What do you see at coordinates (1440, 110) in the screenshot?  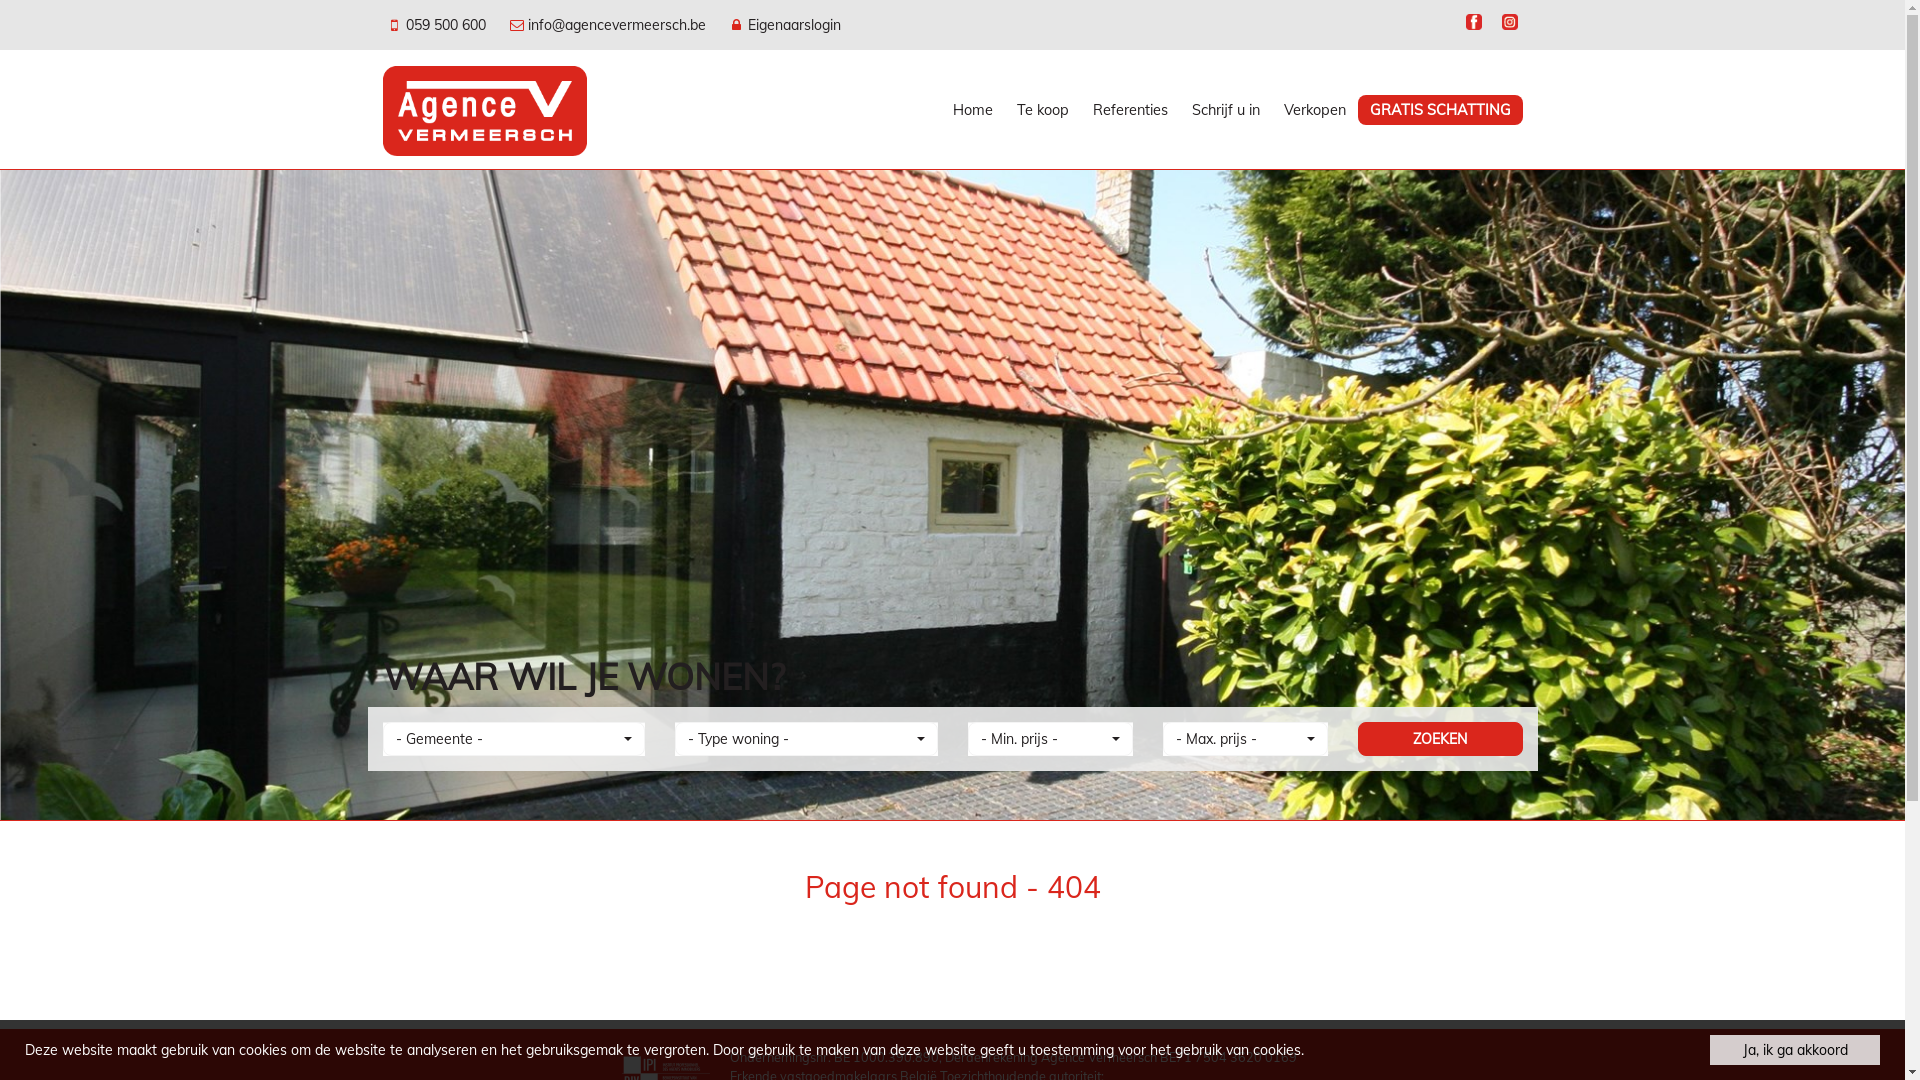 I see `'GRATIS SCHATTING'` at bounding box center [1440, 110].